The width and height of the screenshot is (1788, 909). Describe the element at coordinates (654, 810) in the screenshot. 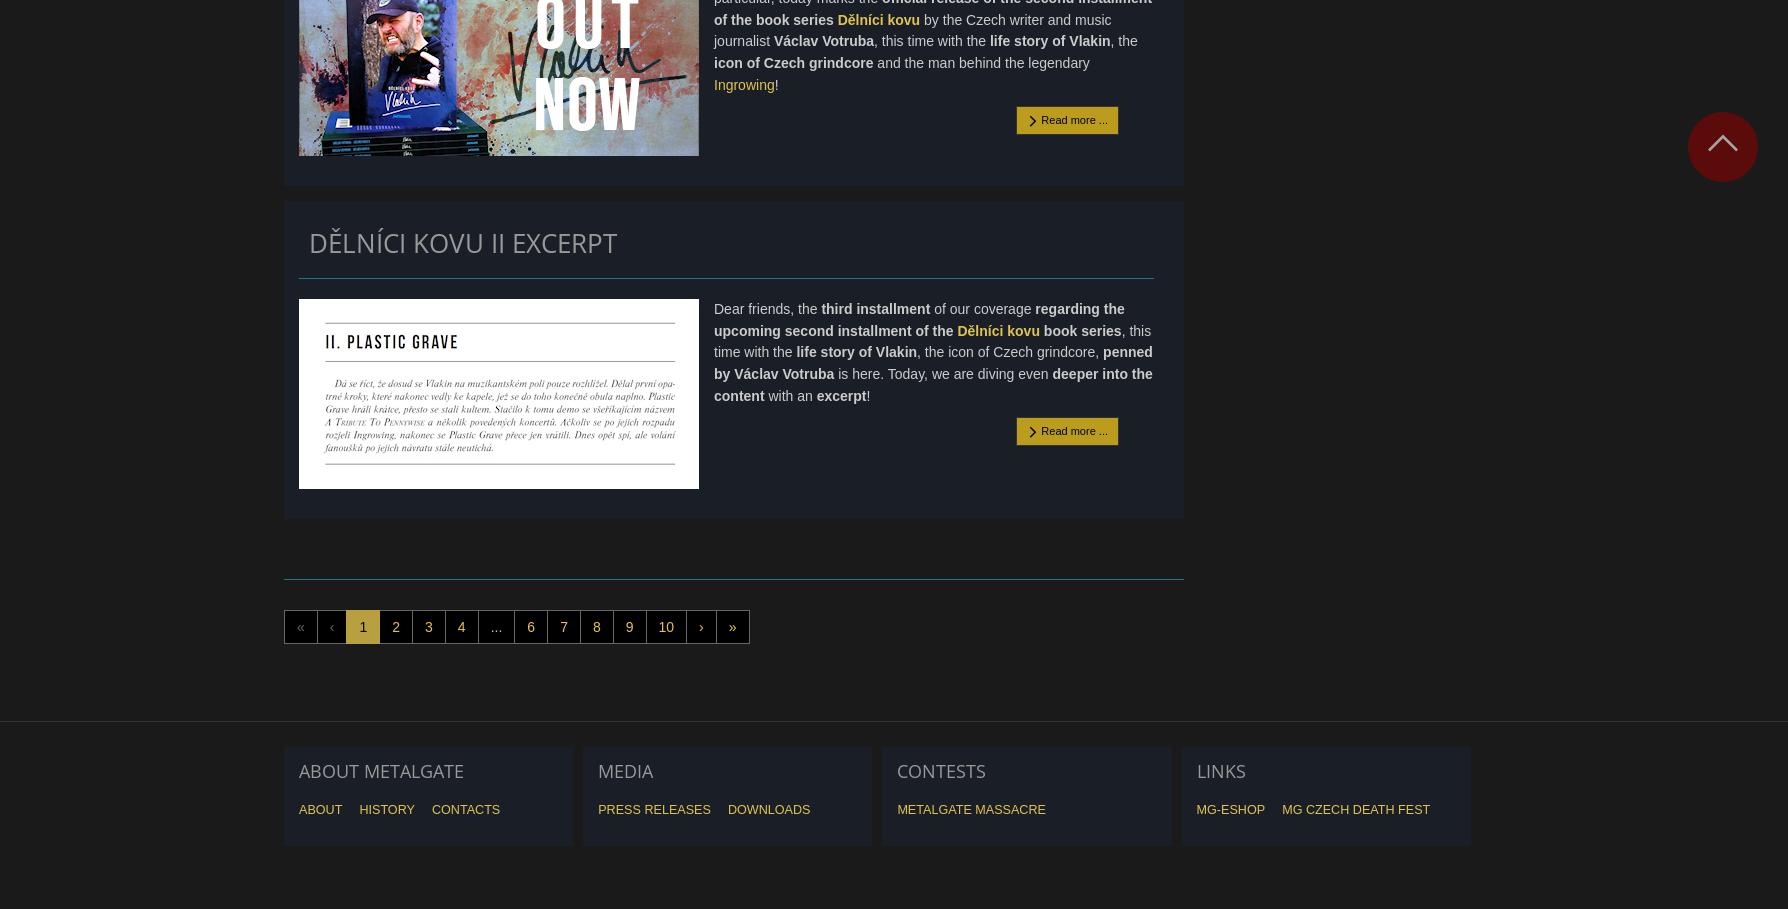

I see `'Press releases'` at that location.